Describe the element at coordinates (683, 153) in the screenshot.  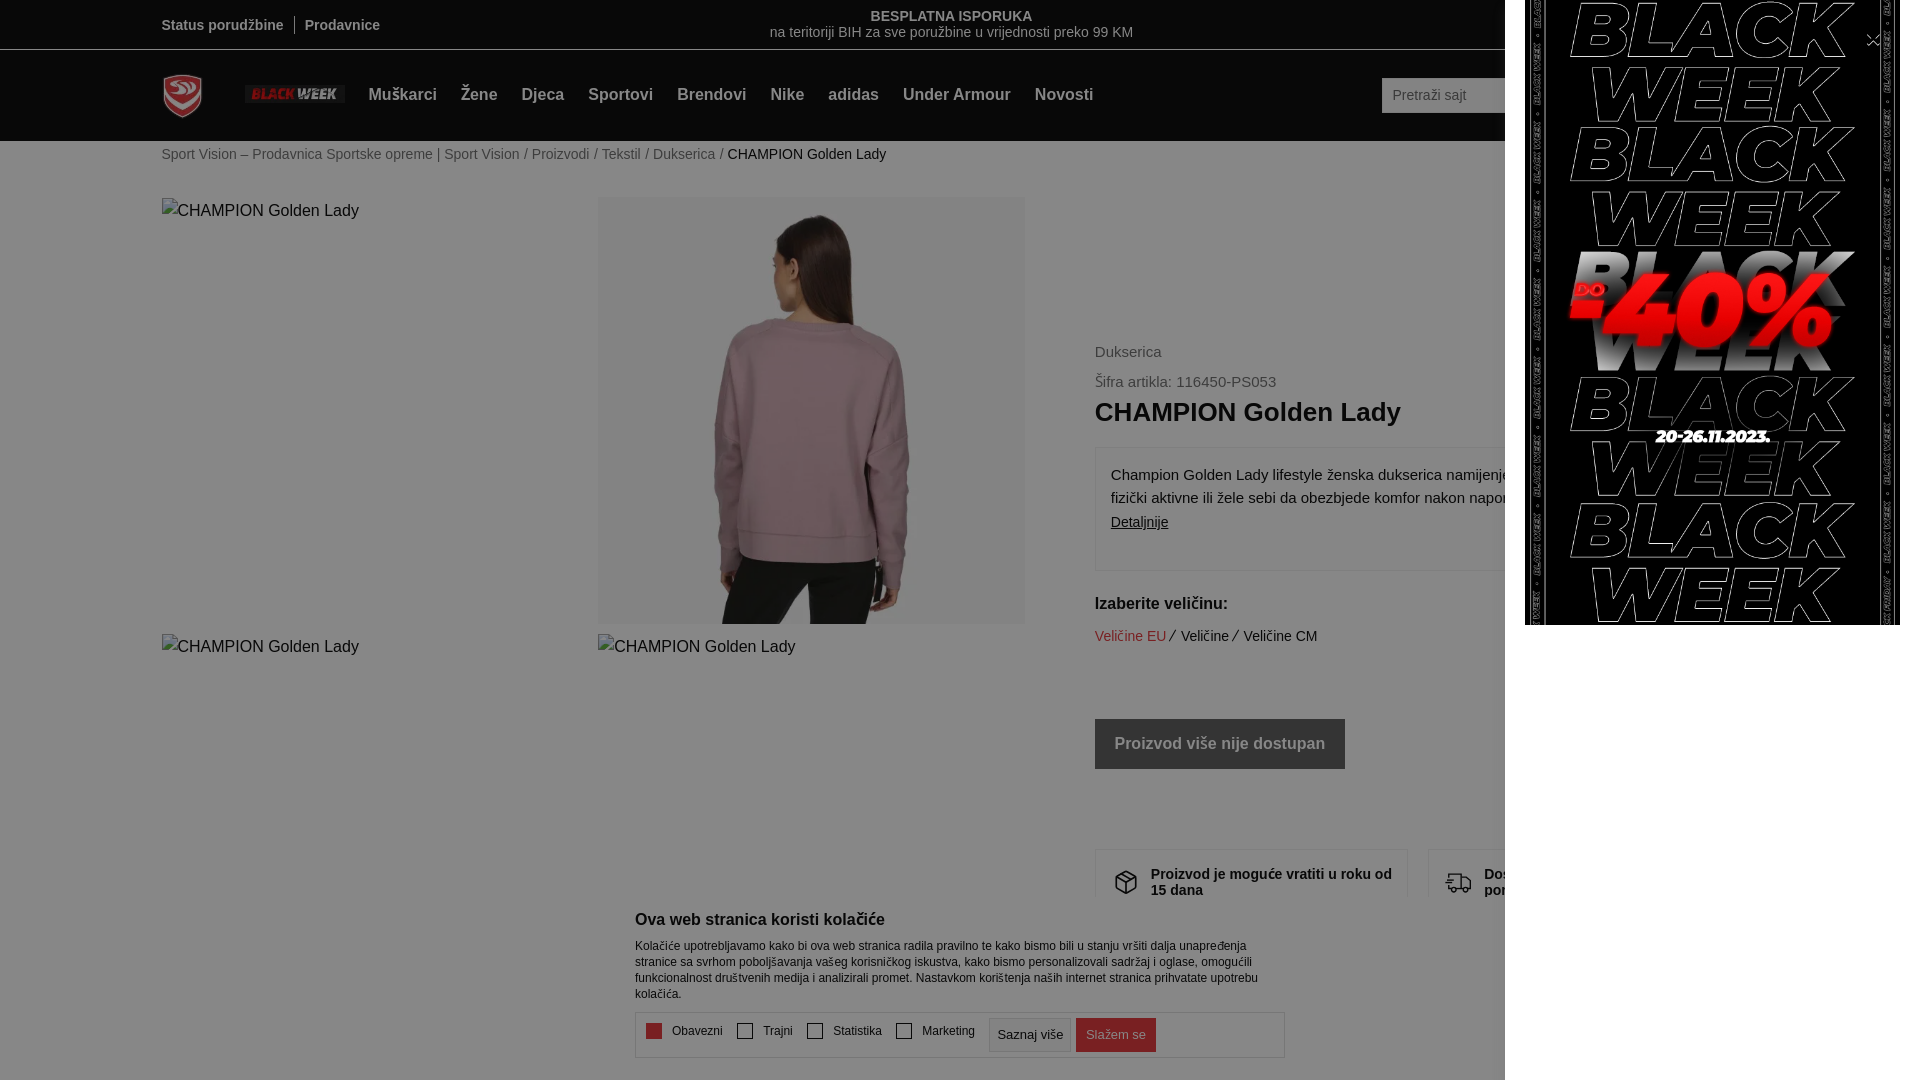
I see `'Dukserica'` at that location.